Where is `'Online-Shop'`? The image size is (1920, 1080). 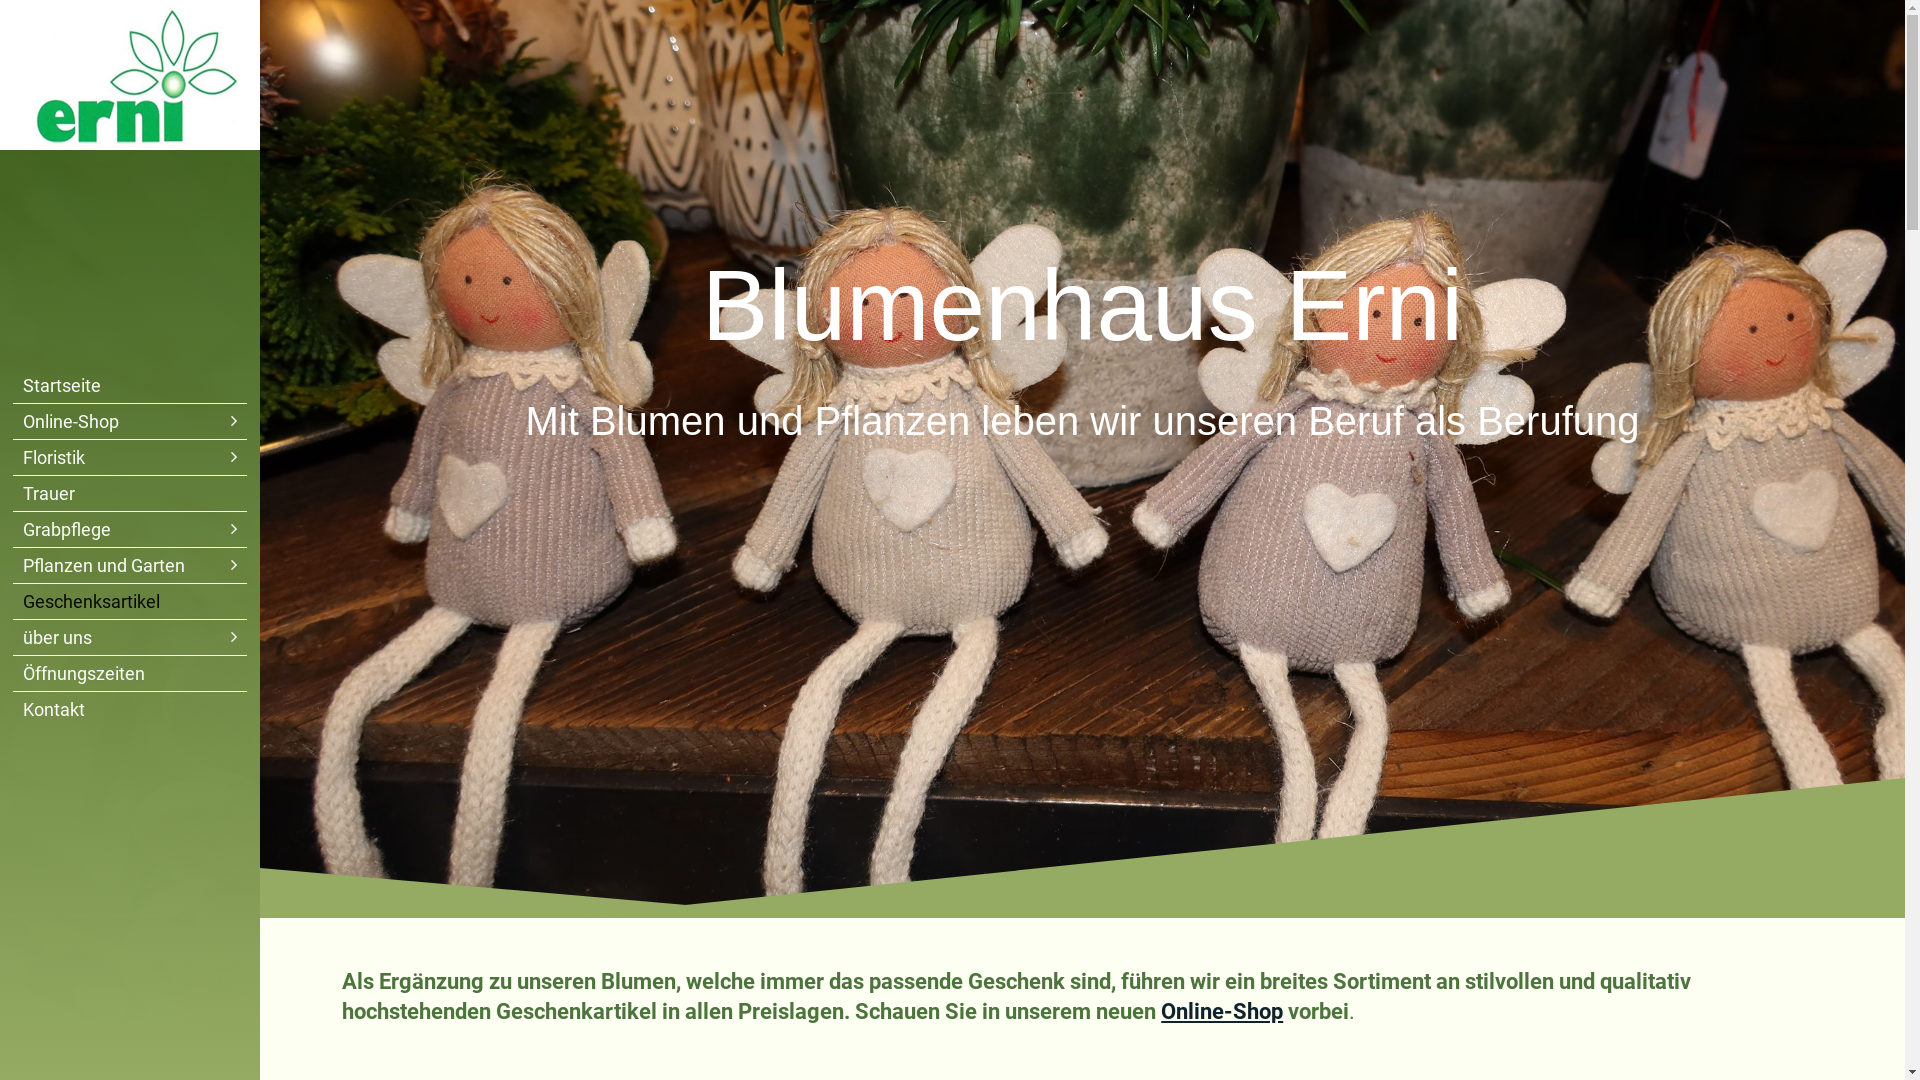
'Online-Shop' is located at coordinates (1221, 1011).